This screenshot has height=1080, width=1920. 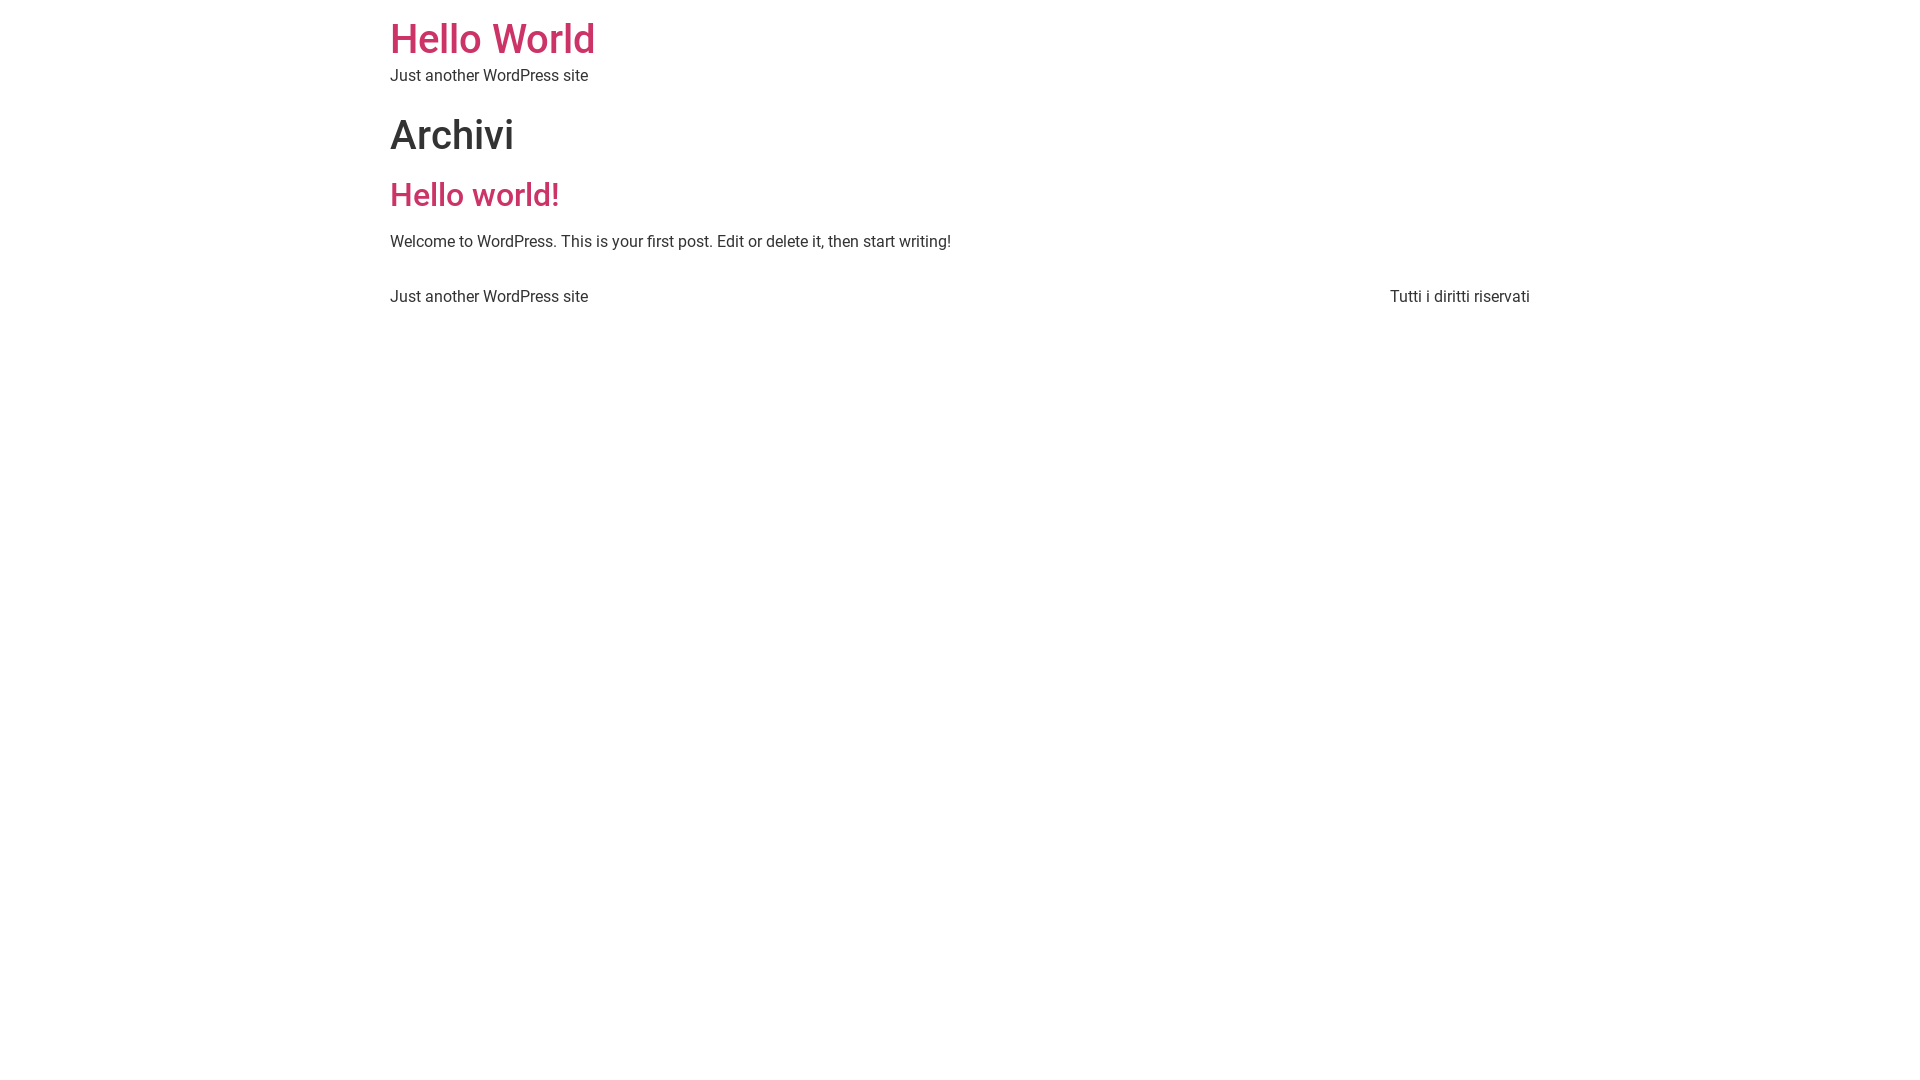 I want to click on 'Hello world!', so click(x=474, y=195).